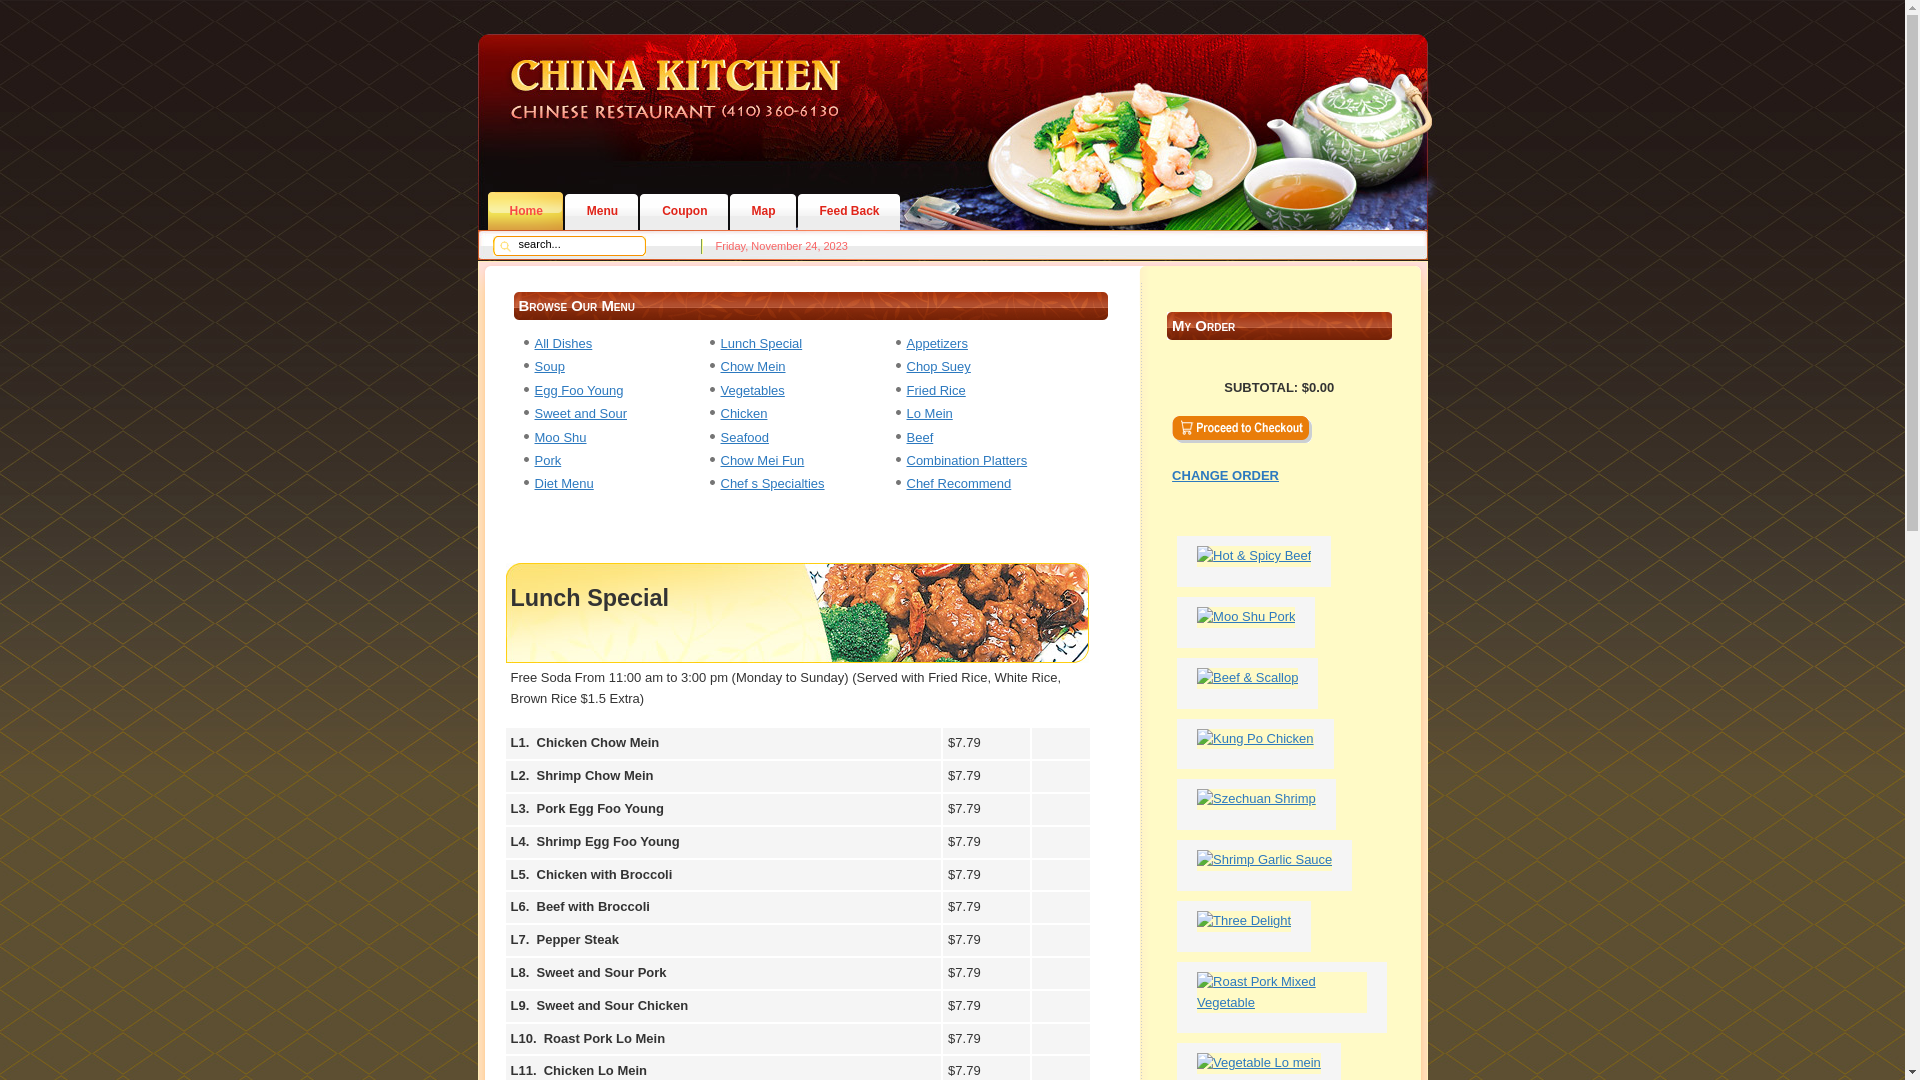 The image size is (1920, 1080). I want to click on 'Diet Menu', so click(562, 483).